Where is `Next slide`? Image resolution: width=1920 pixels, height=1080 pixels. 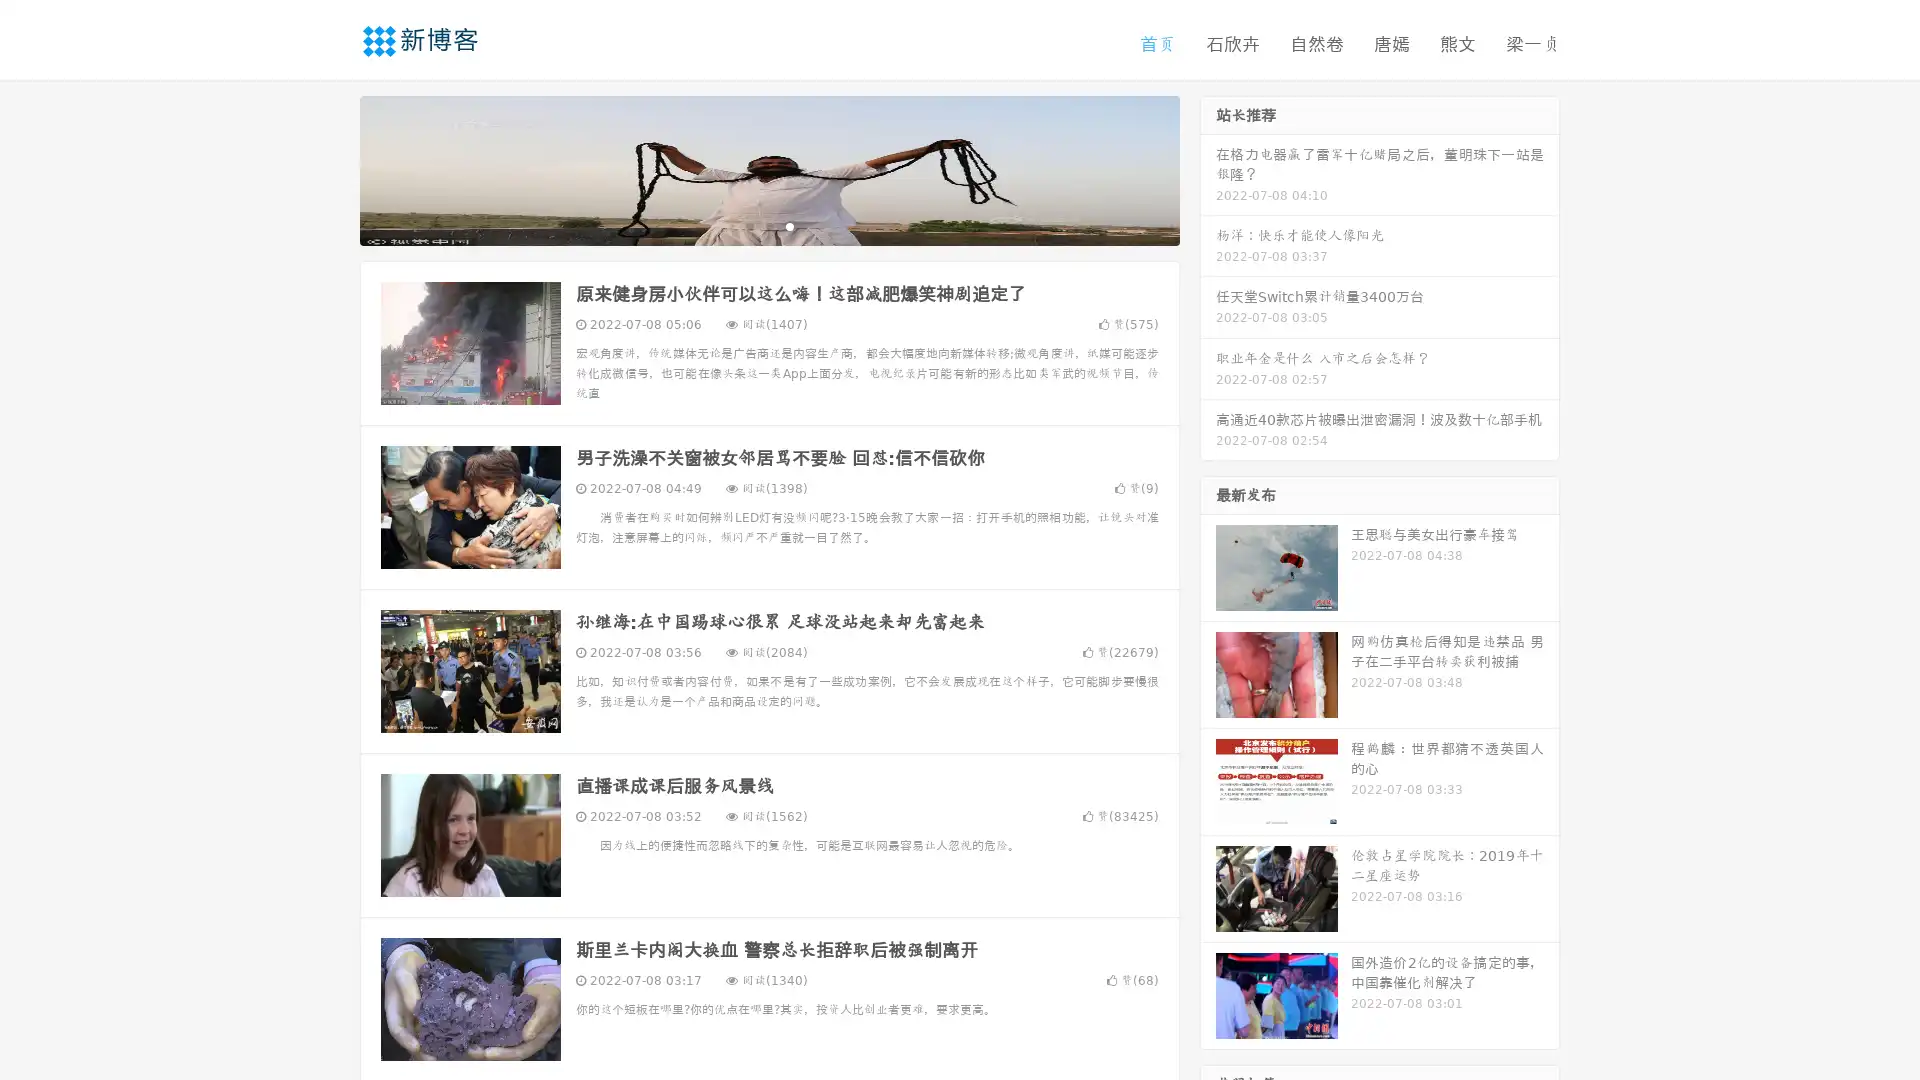 Next slide is located at coordinates (1208, 168).